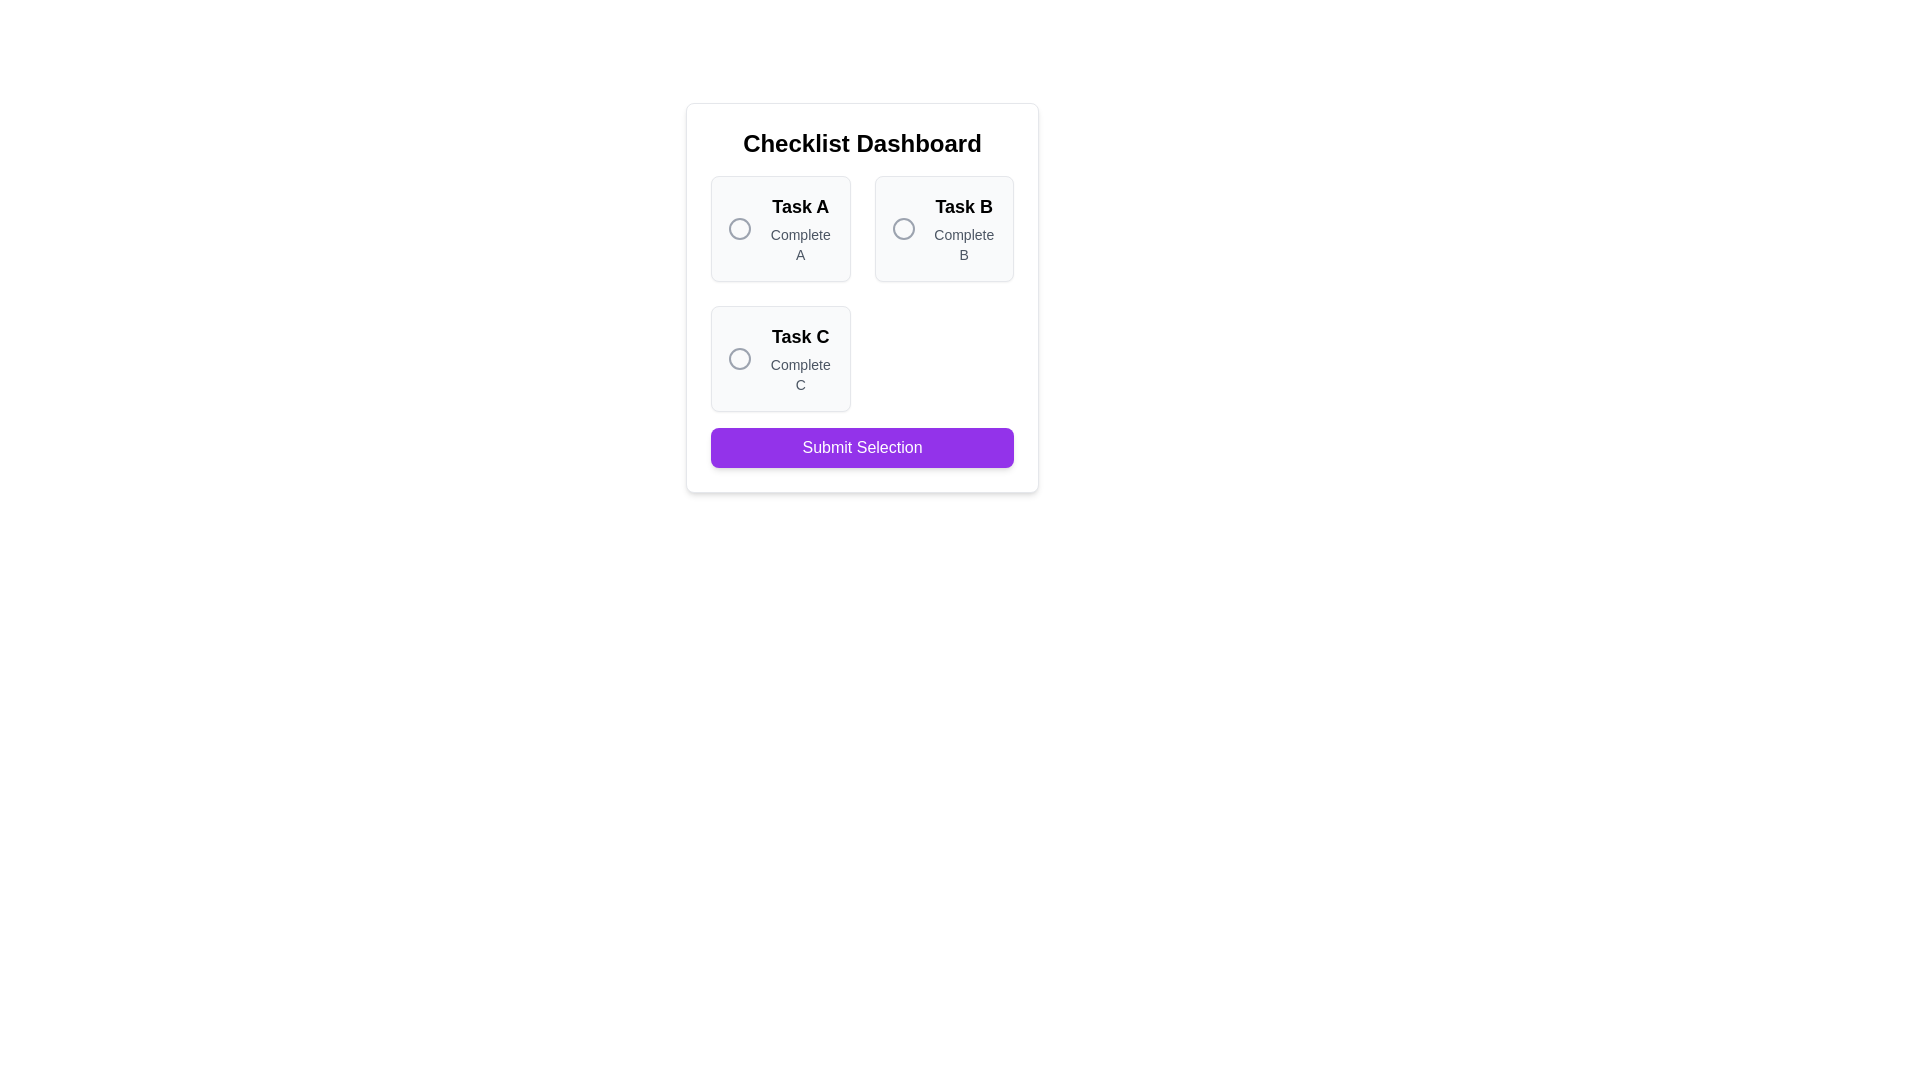  I want to click on the label group that represents 'Task B', which contains a title and subtitle, located in the checklist dashboard interface, so click(964, 227).